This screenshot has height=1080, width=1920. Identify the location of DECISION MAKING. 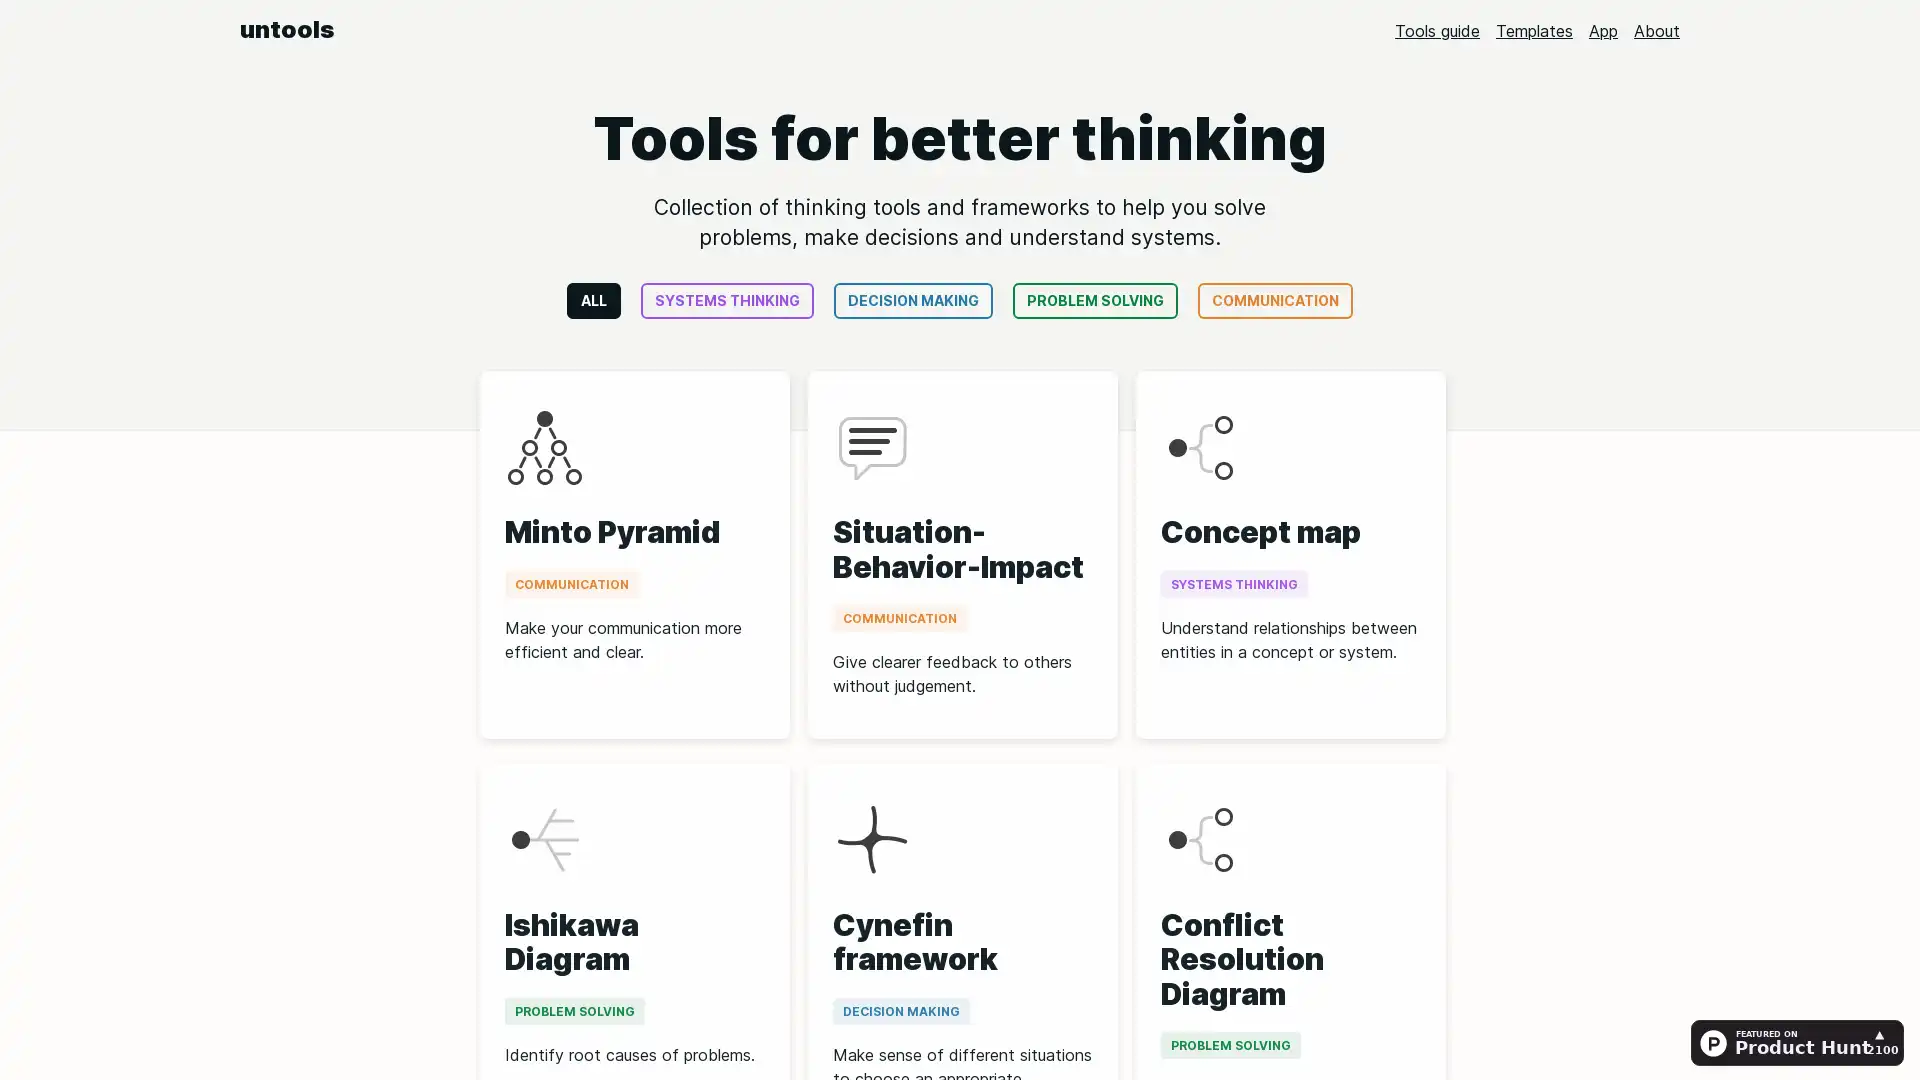
(912, 300).